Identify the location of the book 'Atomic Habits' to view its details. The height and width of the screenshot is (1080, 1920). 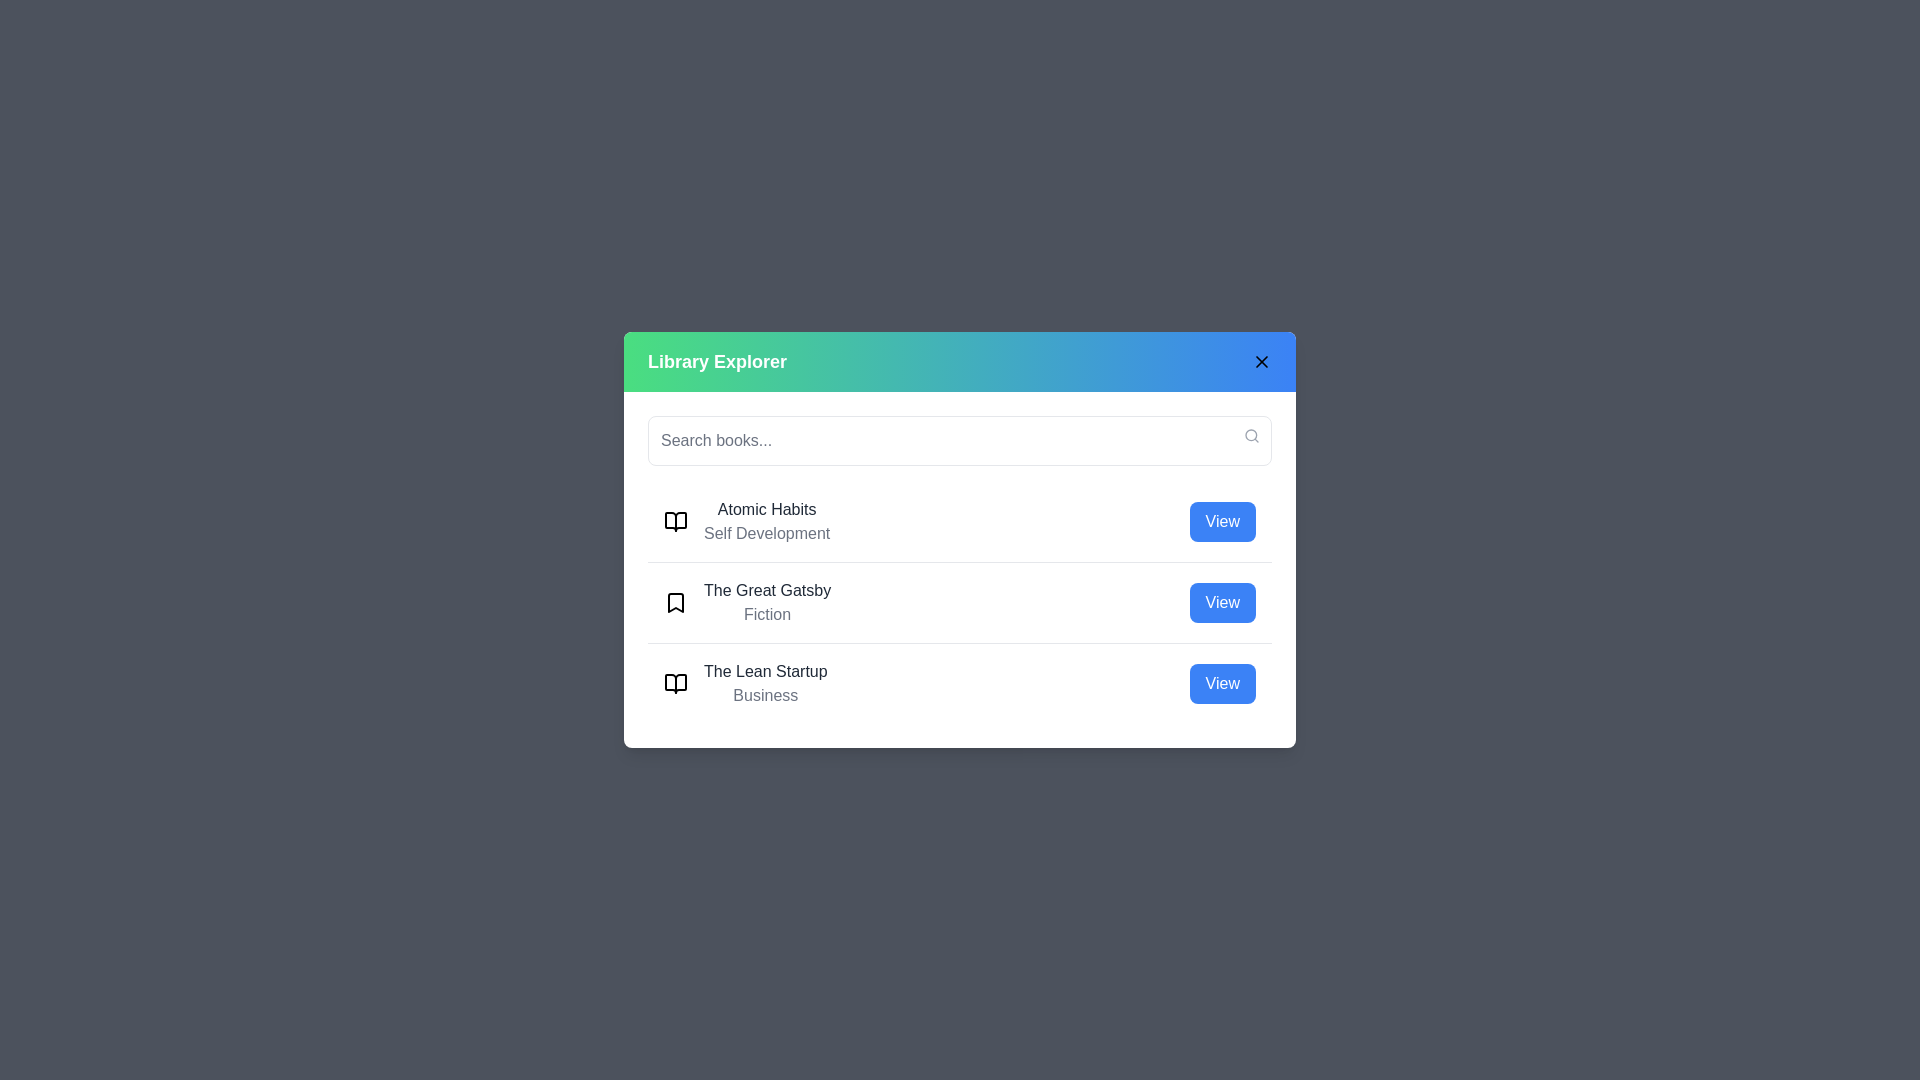
(1221, 520).